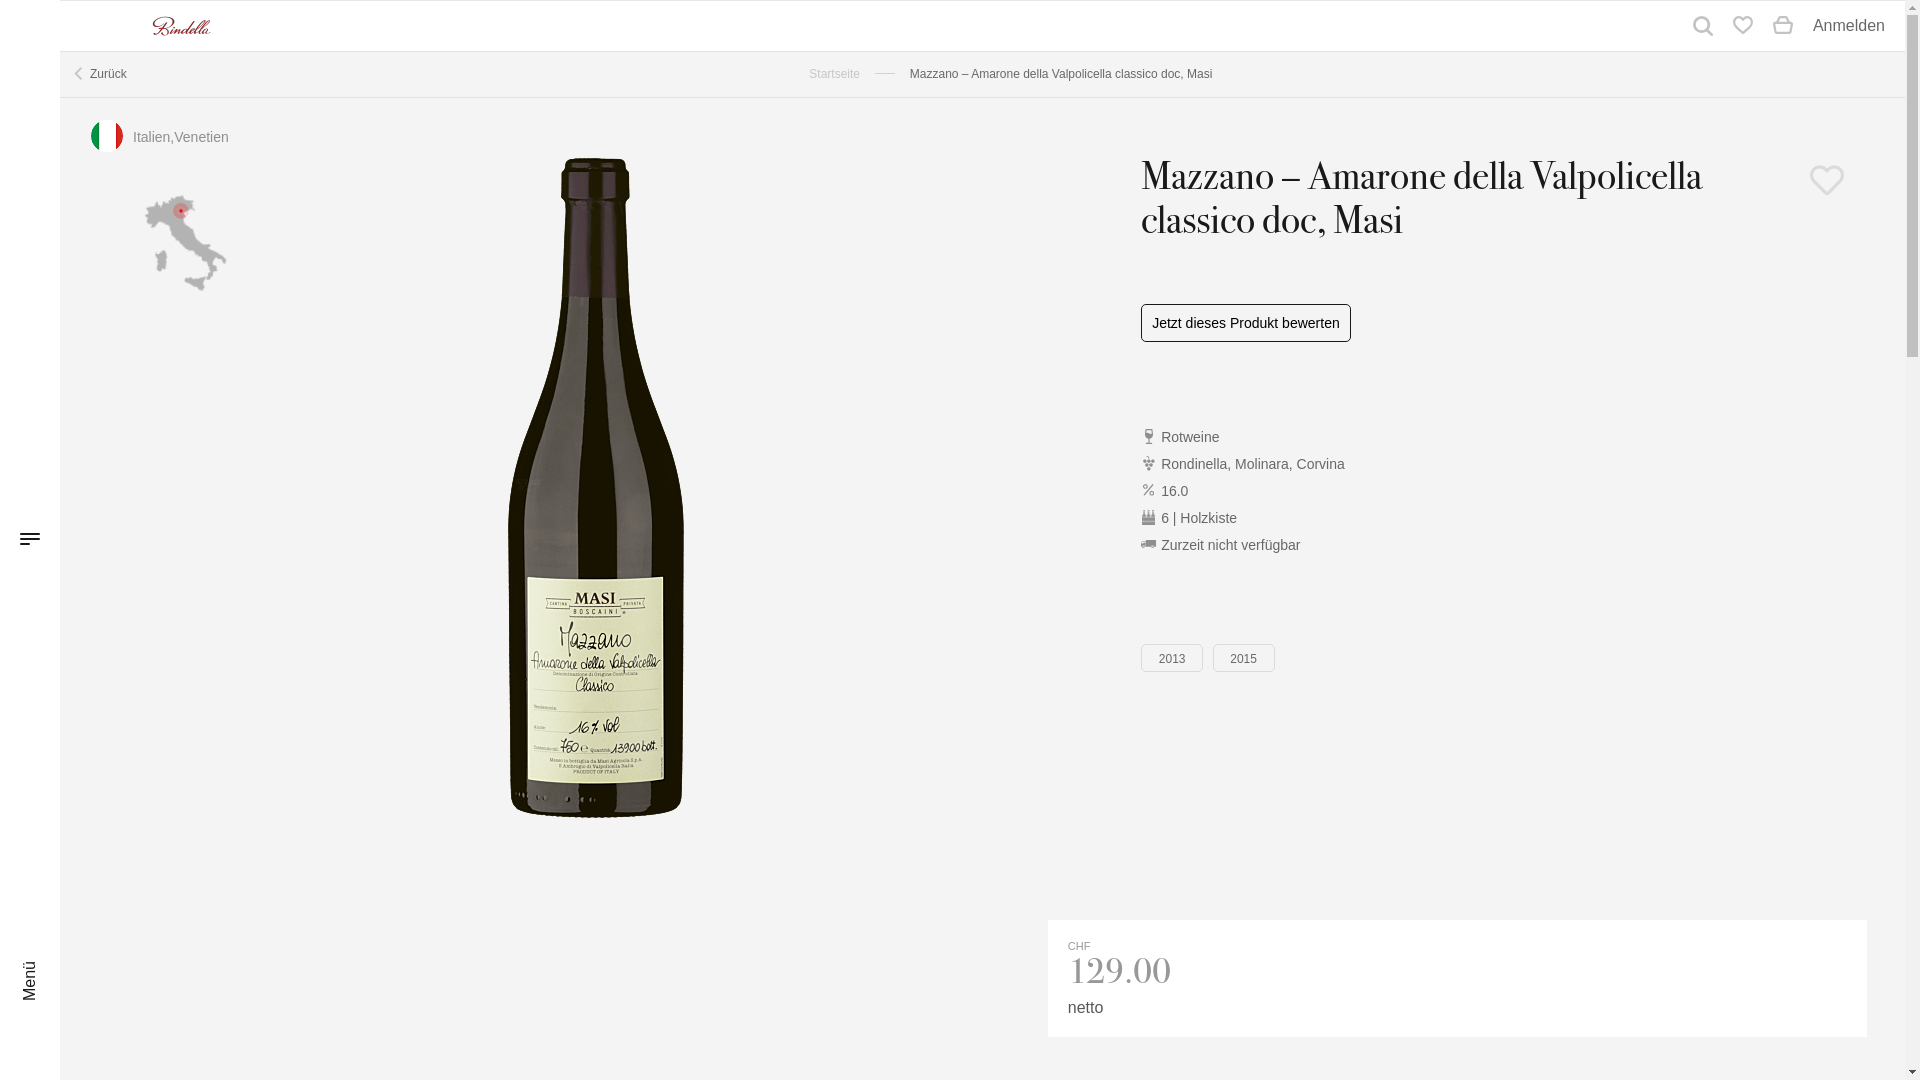  What do you see at coordinates (1242, 658) in the screenshot?
I see `'2015'` at bounding box center [1242, 658].